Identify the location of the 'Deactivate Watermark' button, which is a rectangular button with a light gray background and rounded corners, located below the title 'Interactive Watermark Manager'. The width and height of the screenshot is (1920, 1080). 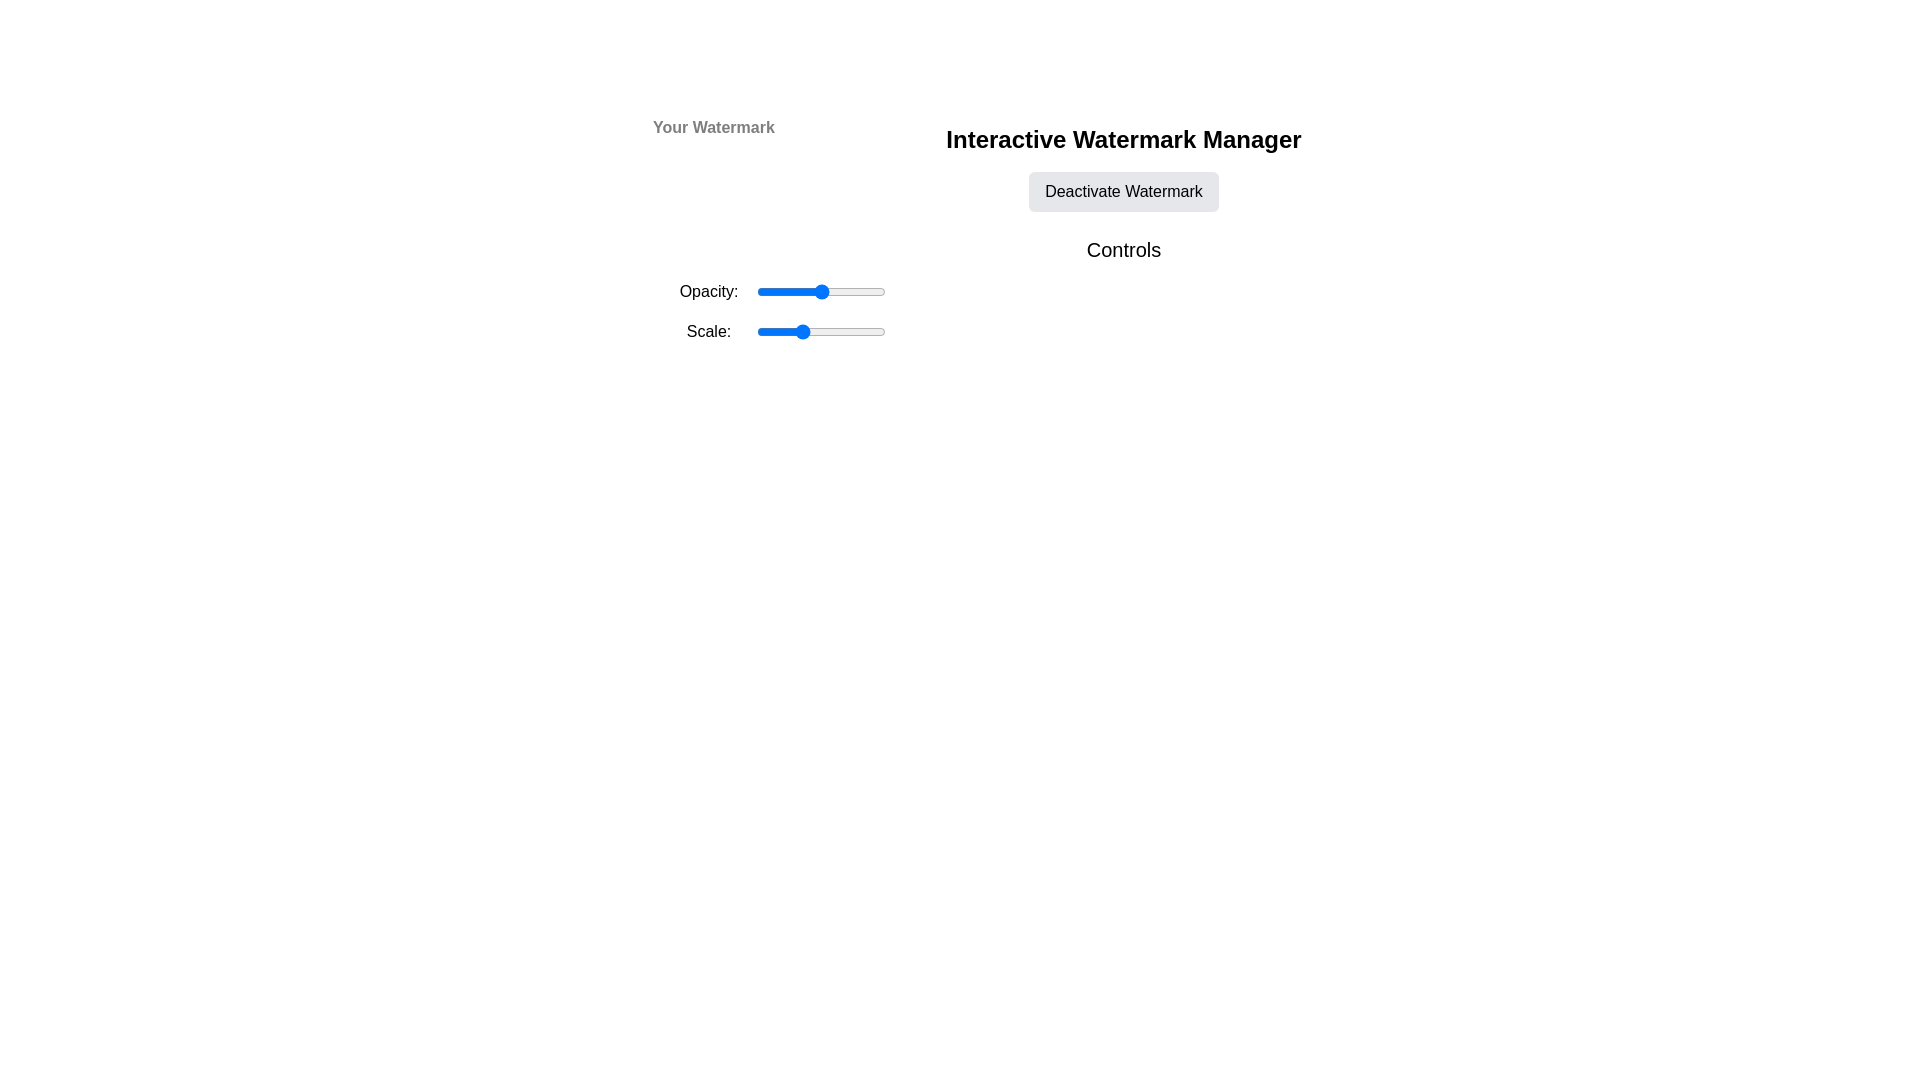
(1123, 192).